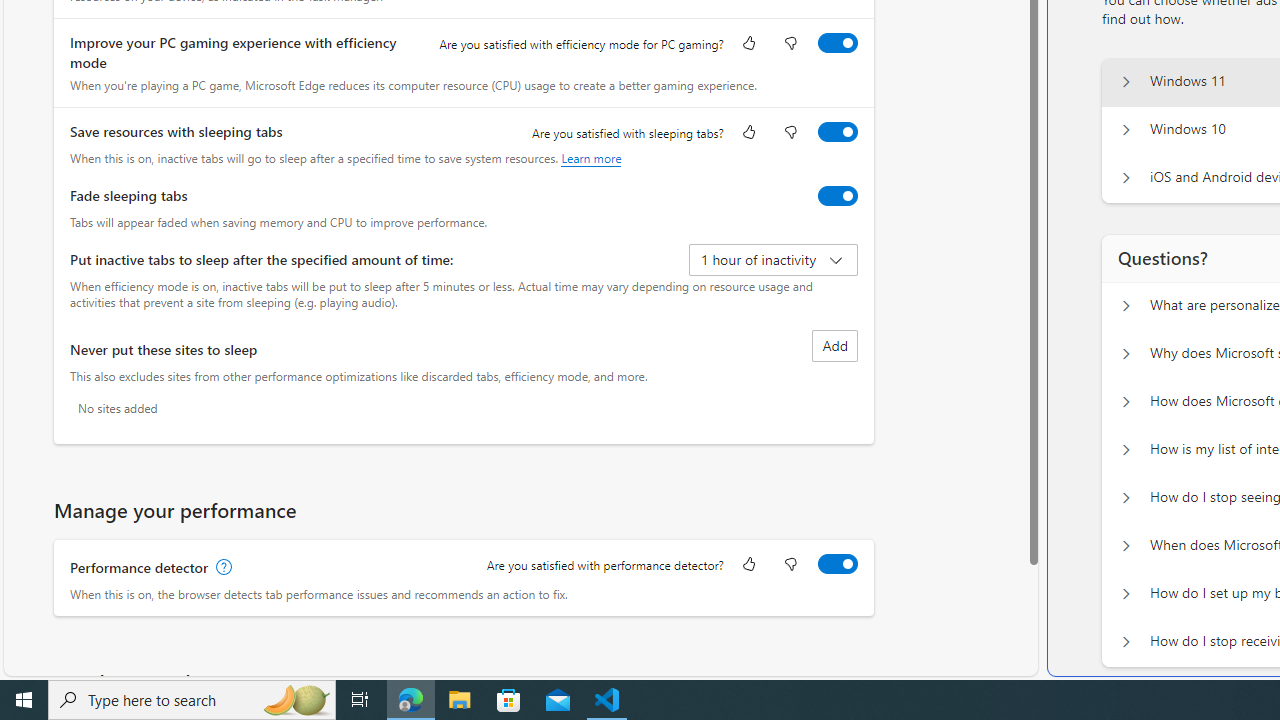 The image size is (1280, 720). What do you see at coordinates (222, 567) in the screenshot?
I see `'Performance detector, learn more'` at bounding box center [222, 567].